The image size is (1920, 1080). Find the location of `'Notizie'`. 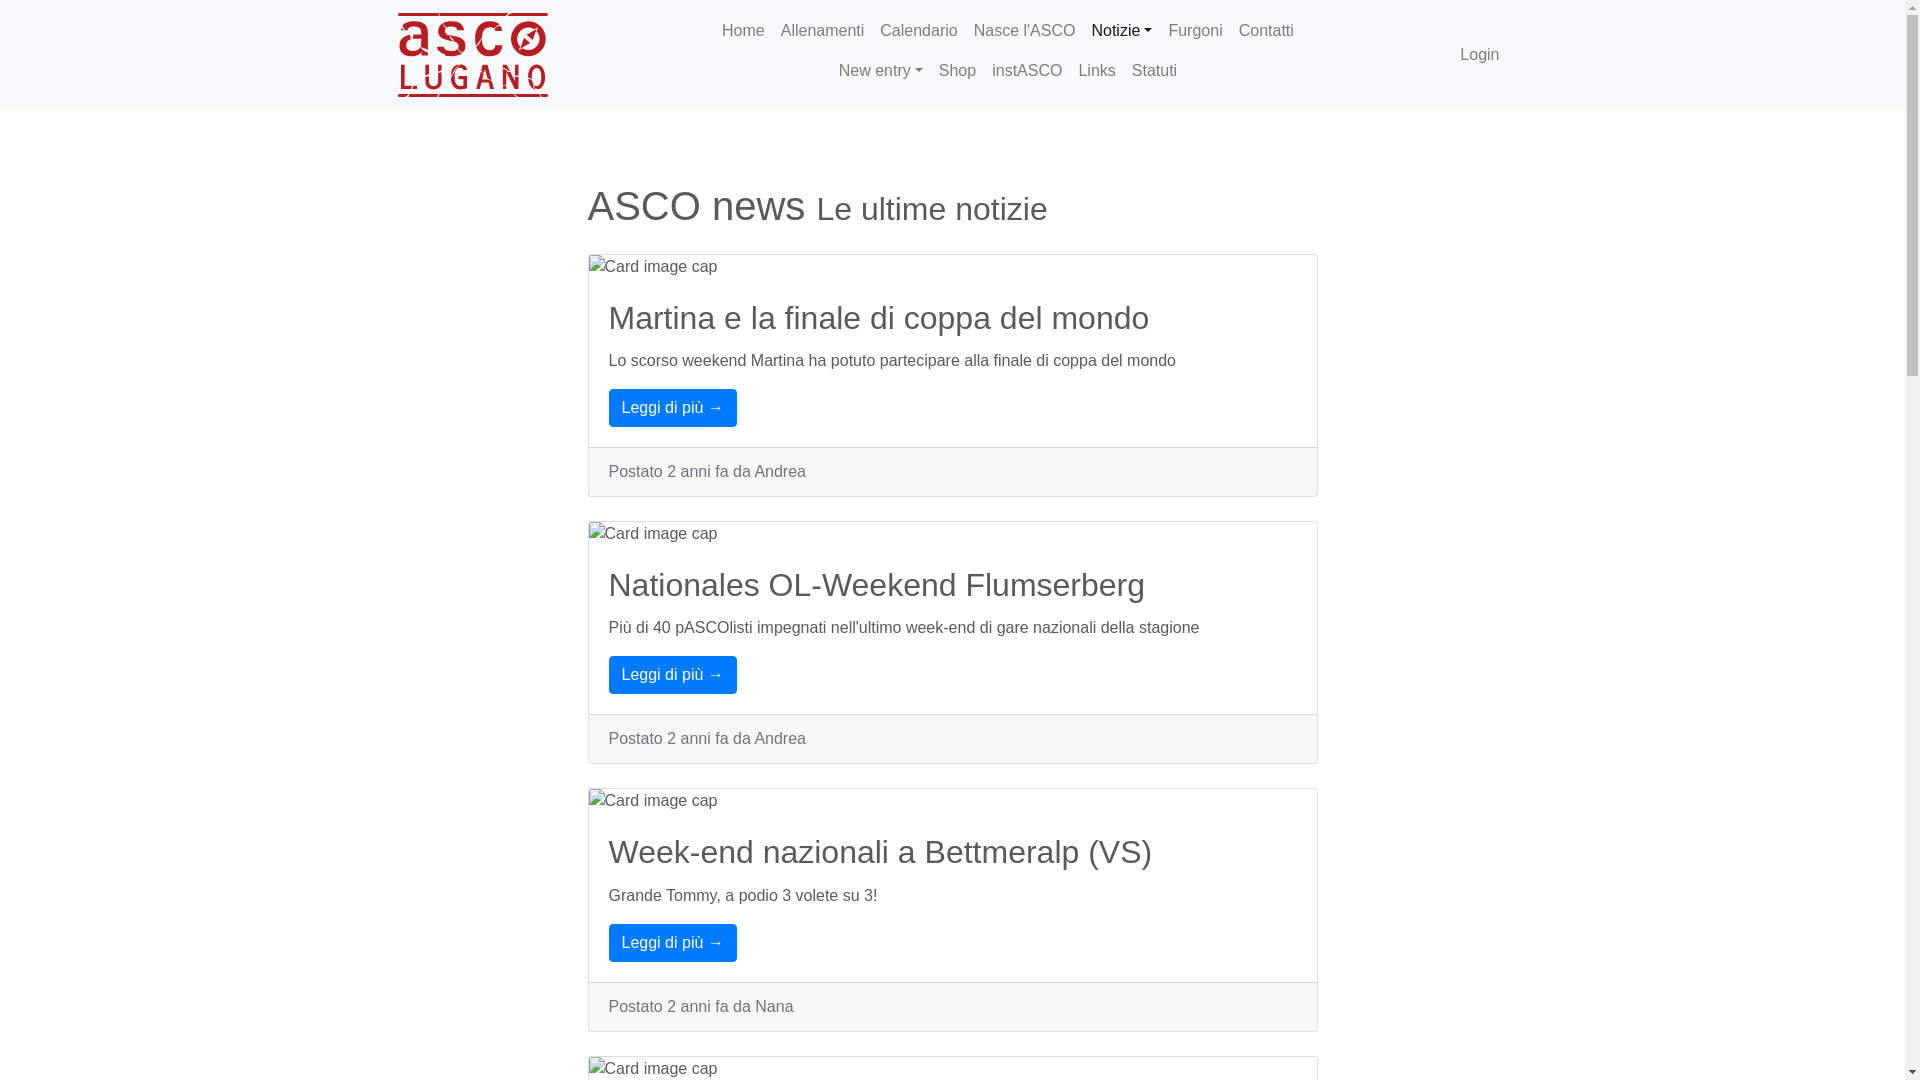

'Notizie' is located at coordinates (1121, 30).